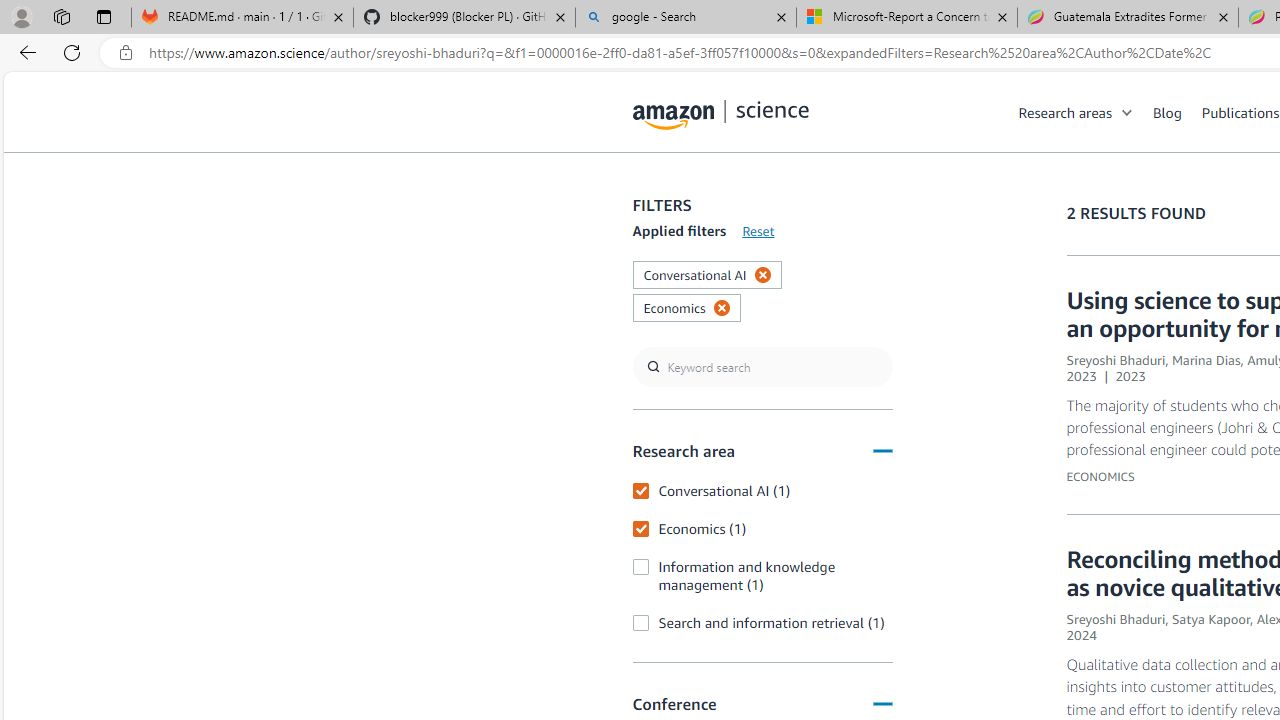 This screenshot has width=1280, height=720. I want to click on 'home page', so click(720, 110).